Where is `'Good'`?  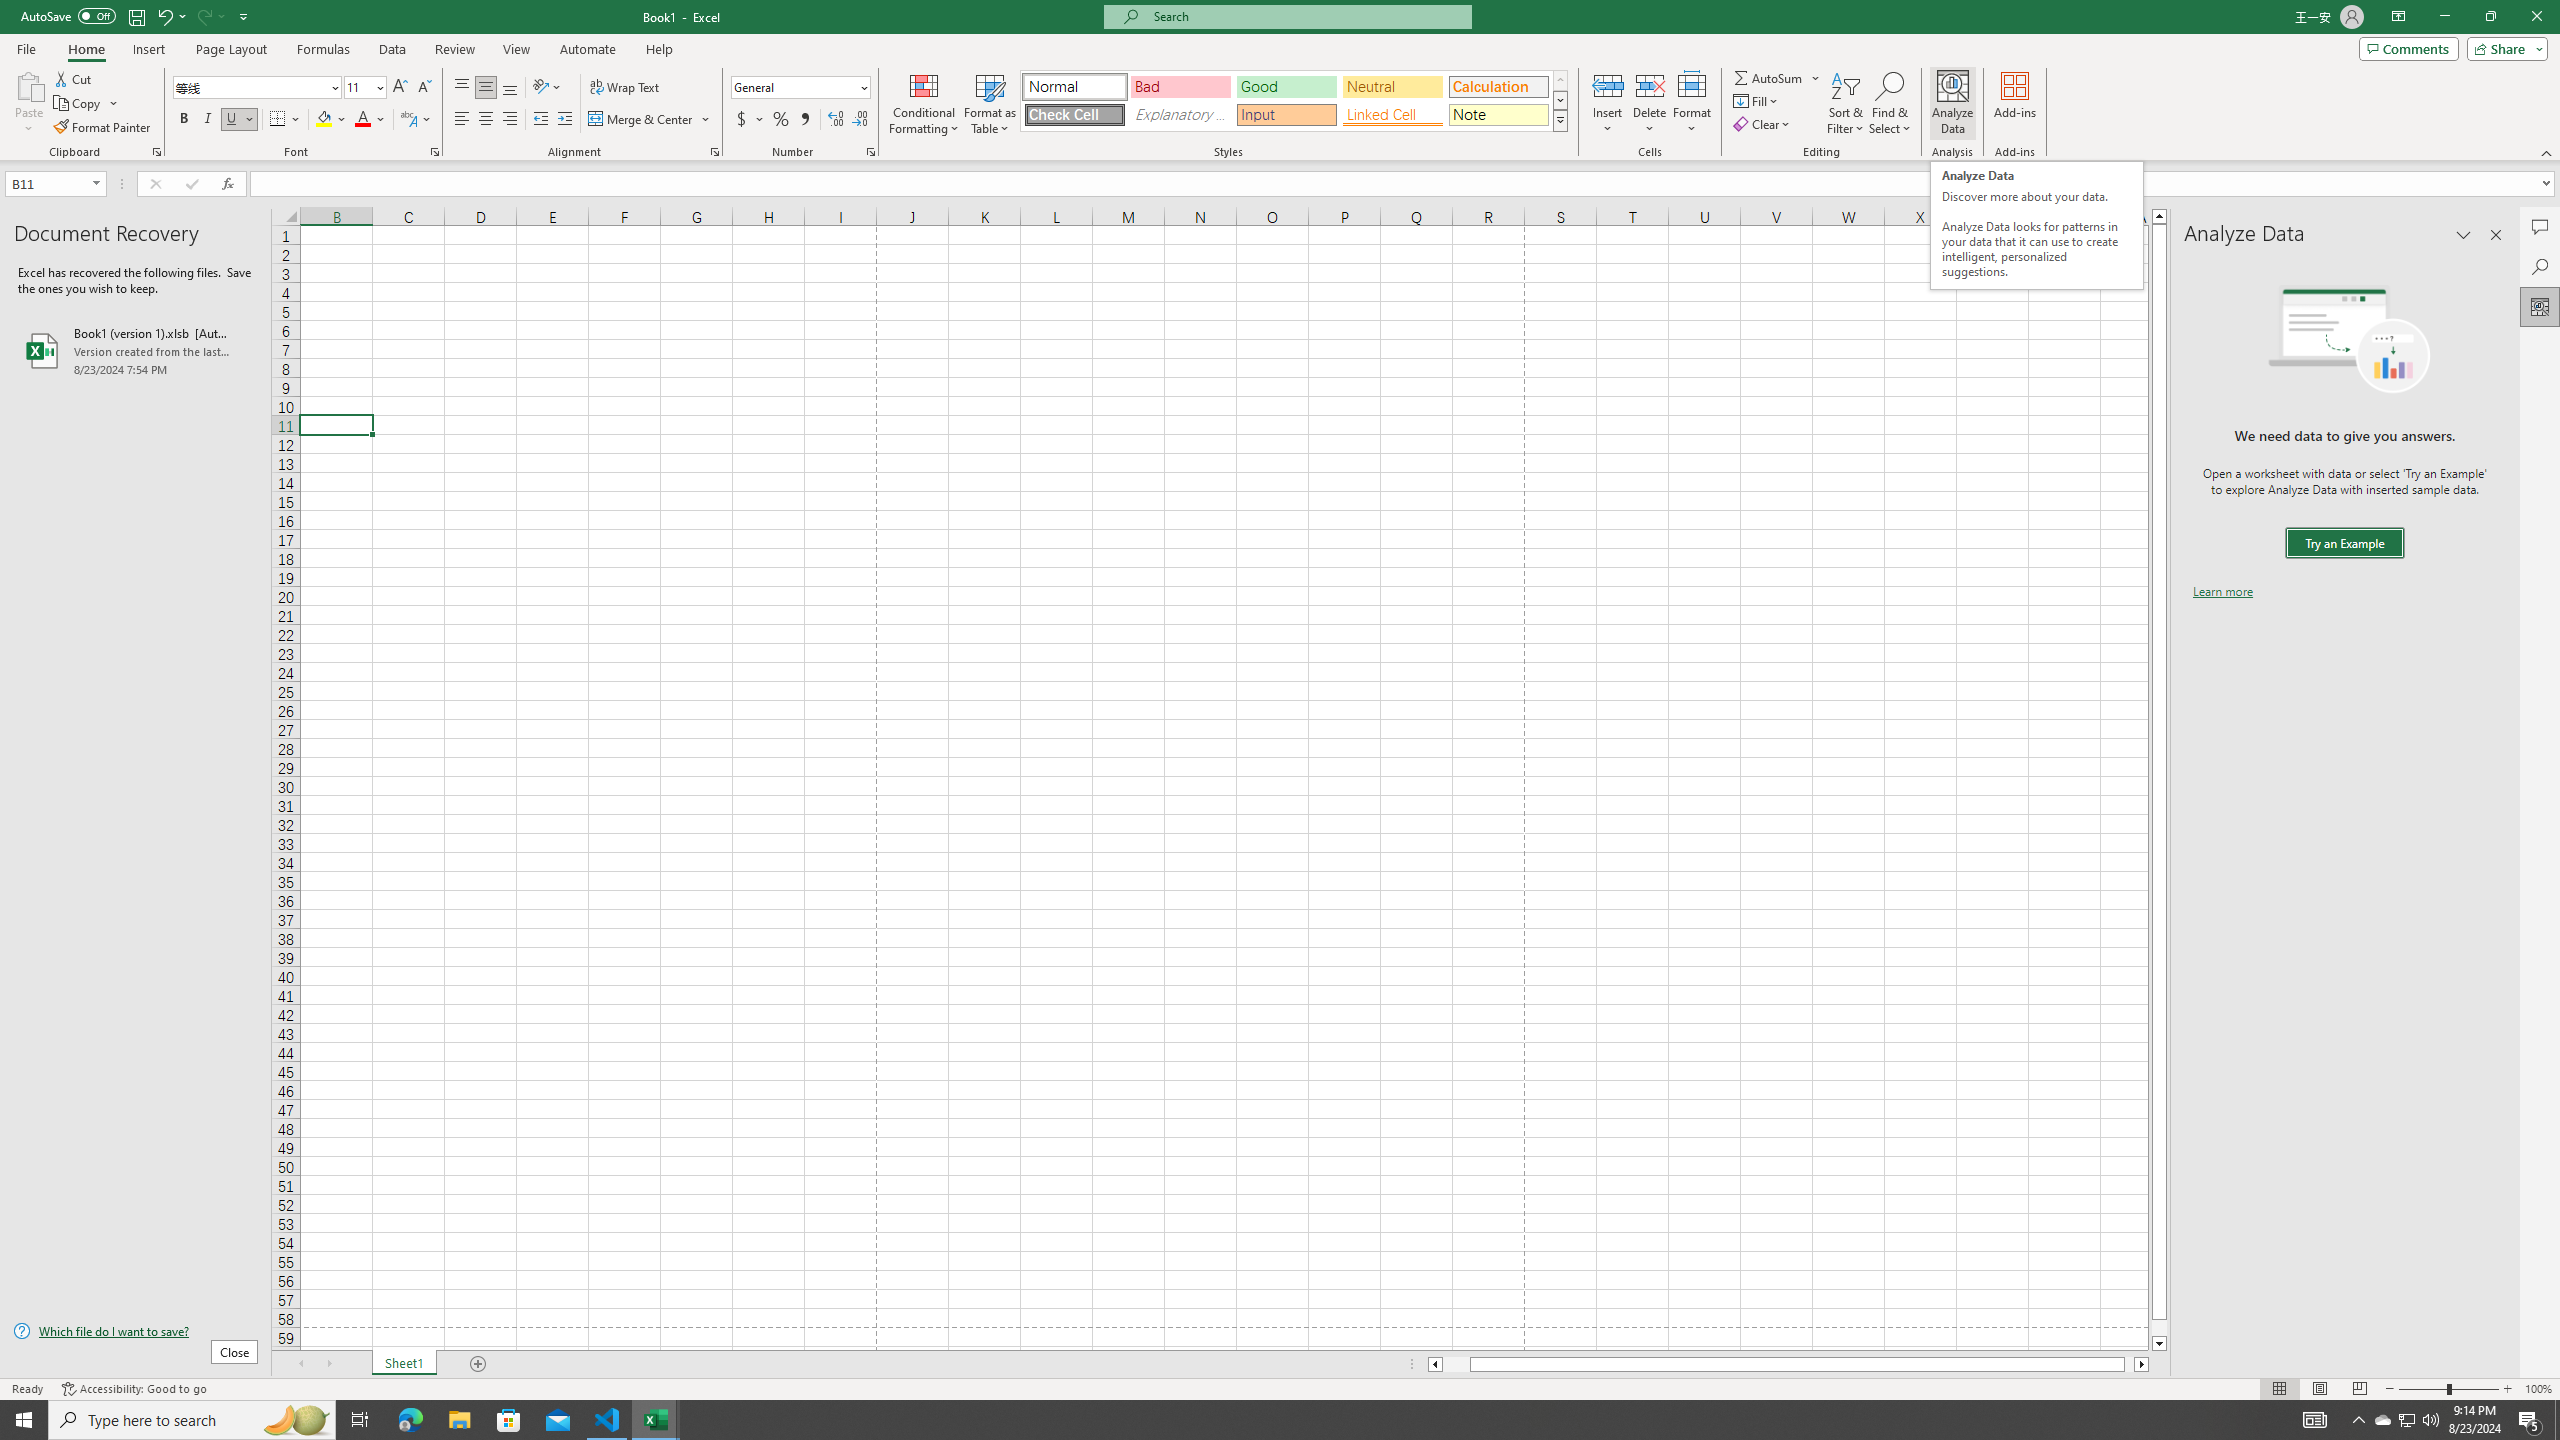
'Good' is located at coordinates (1285, 87).